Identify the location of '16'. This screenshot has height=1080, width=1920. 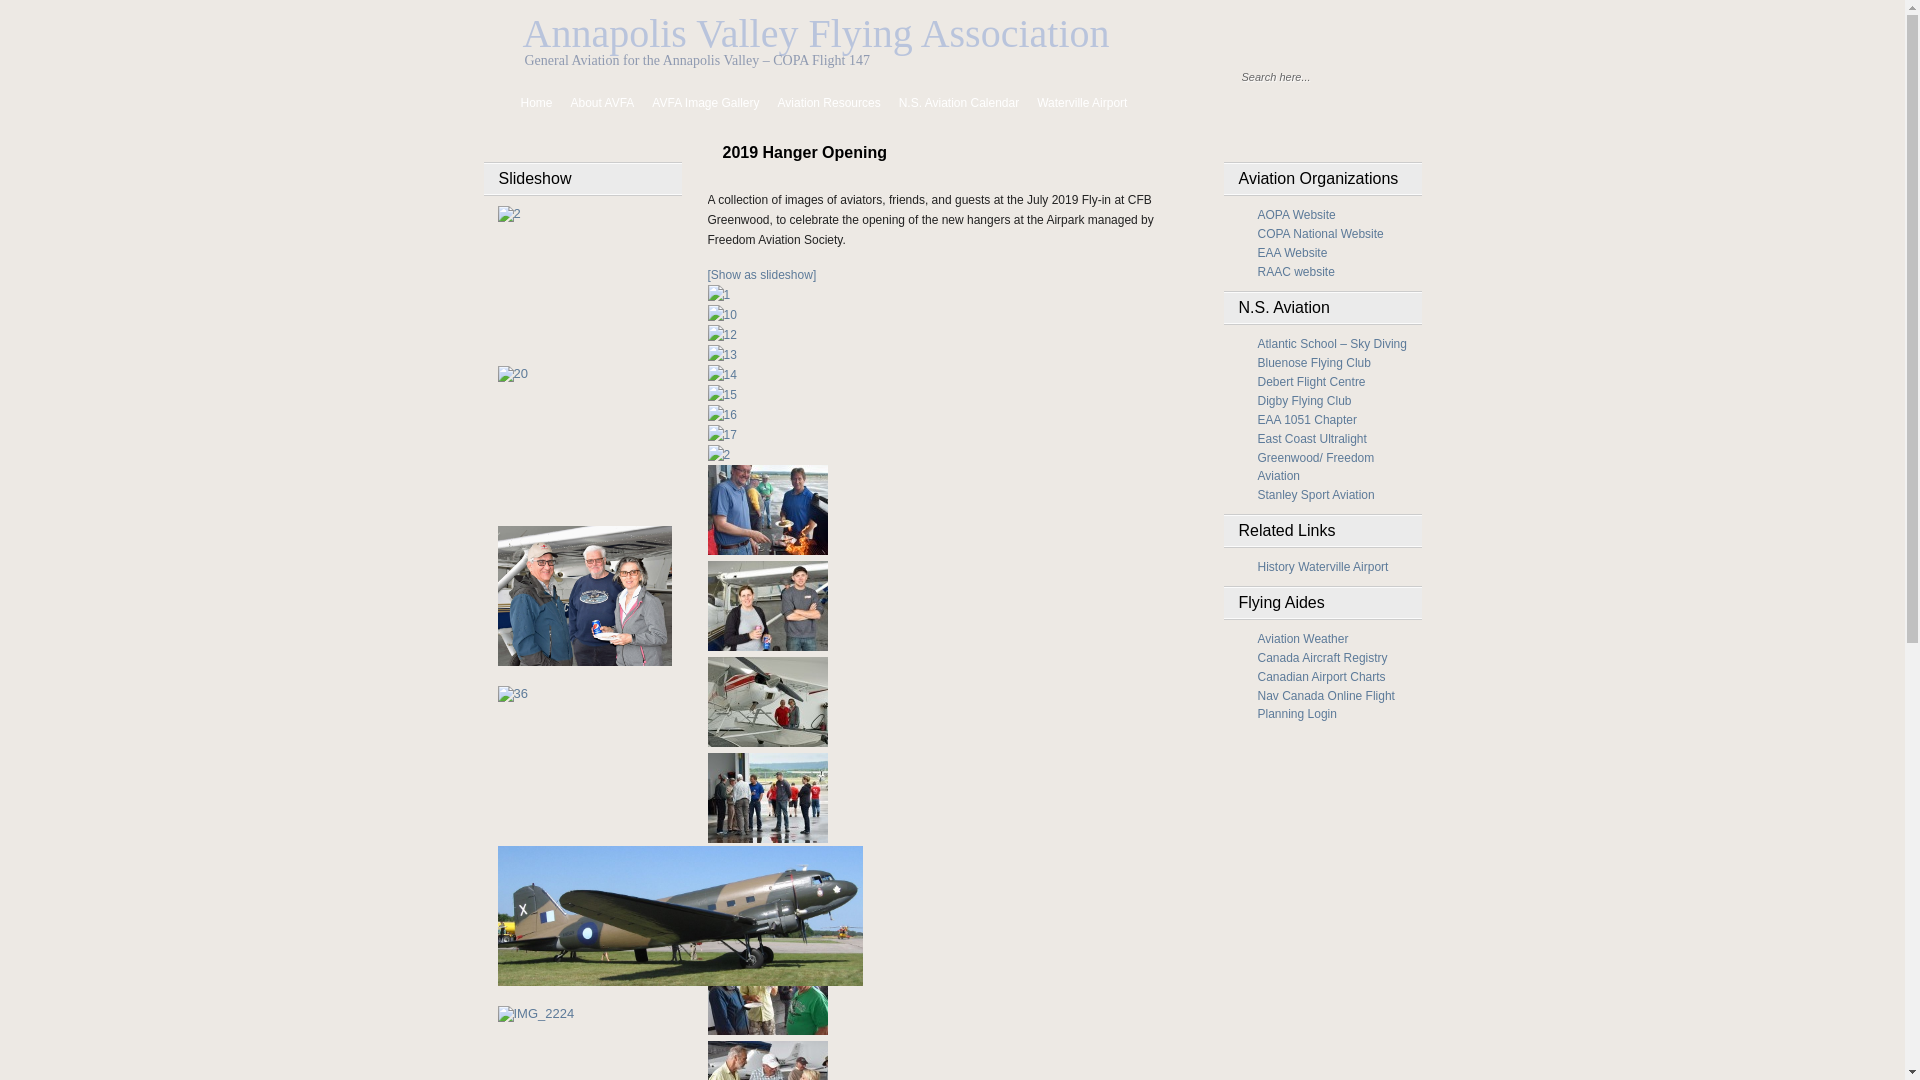
(721, 414).